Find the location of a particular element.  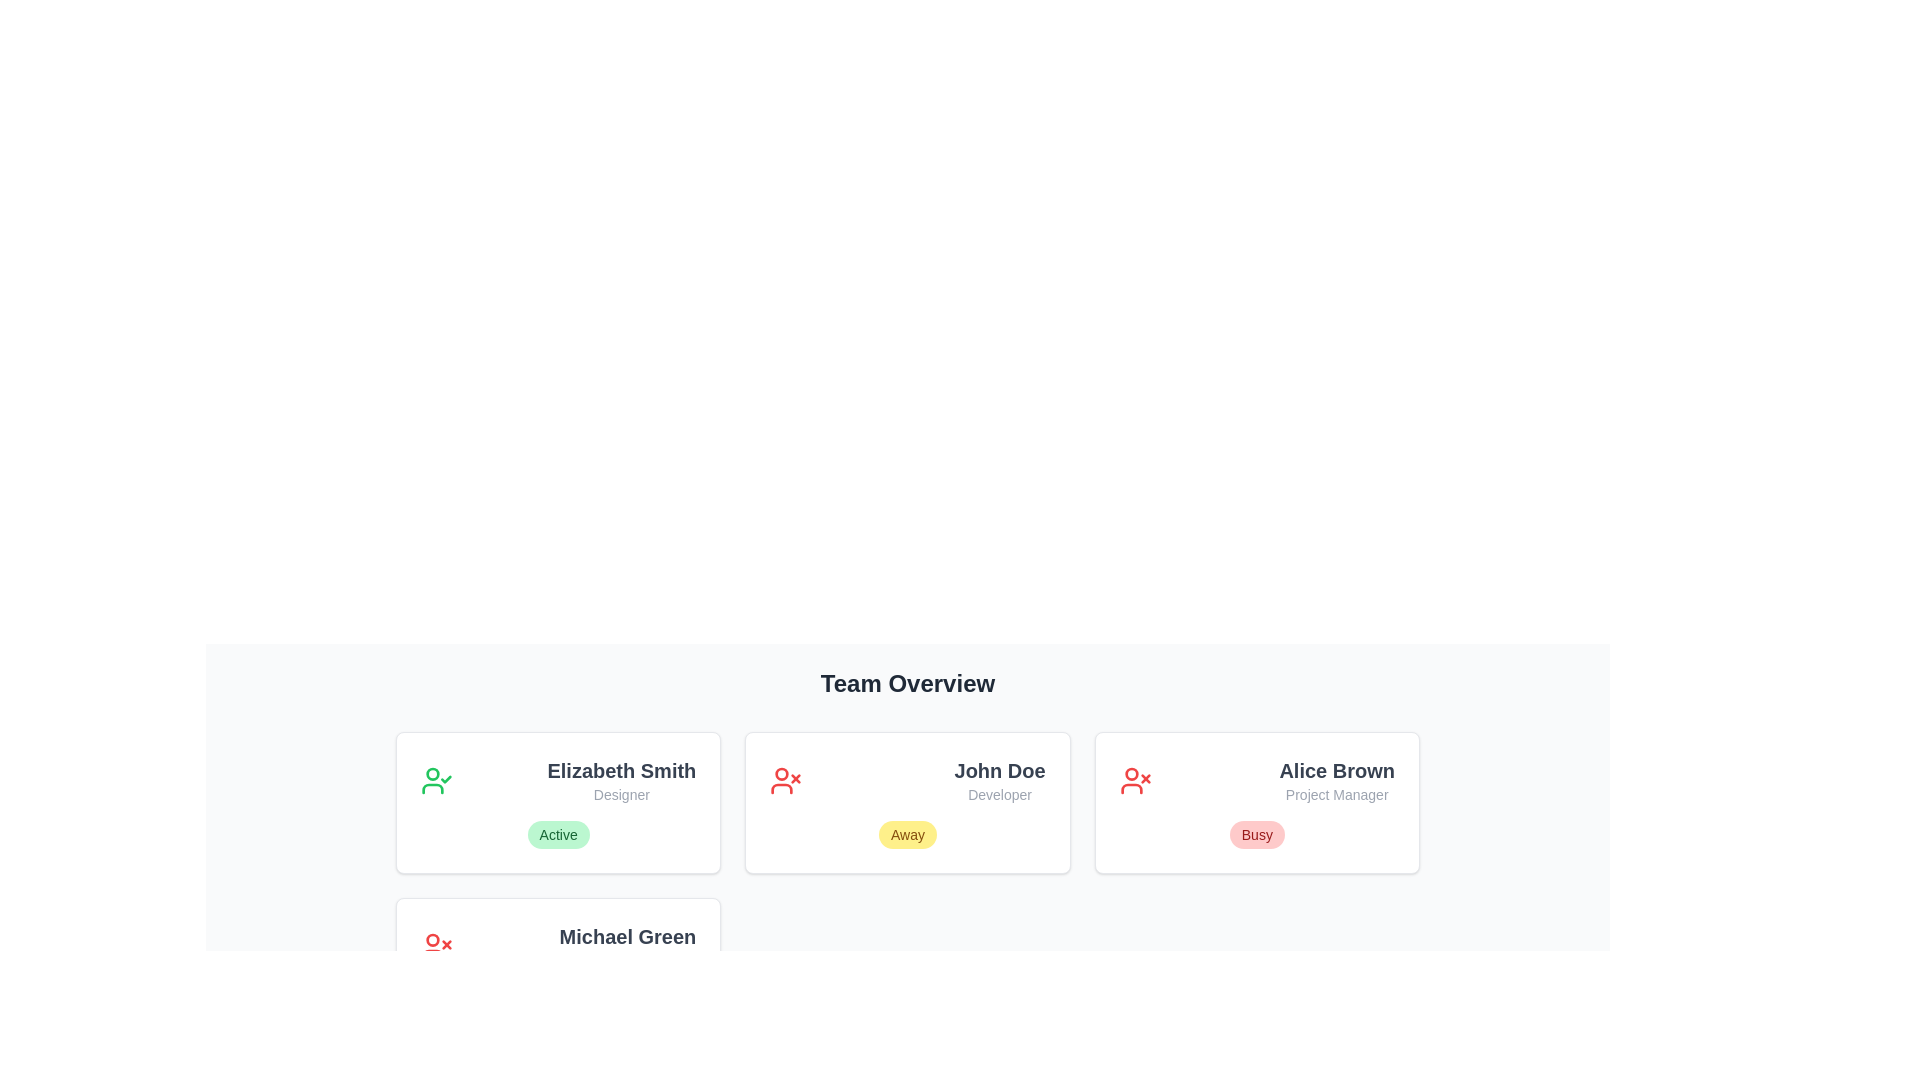

the Profile card is located at coordinates (558, 967).